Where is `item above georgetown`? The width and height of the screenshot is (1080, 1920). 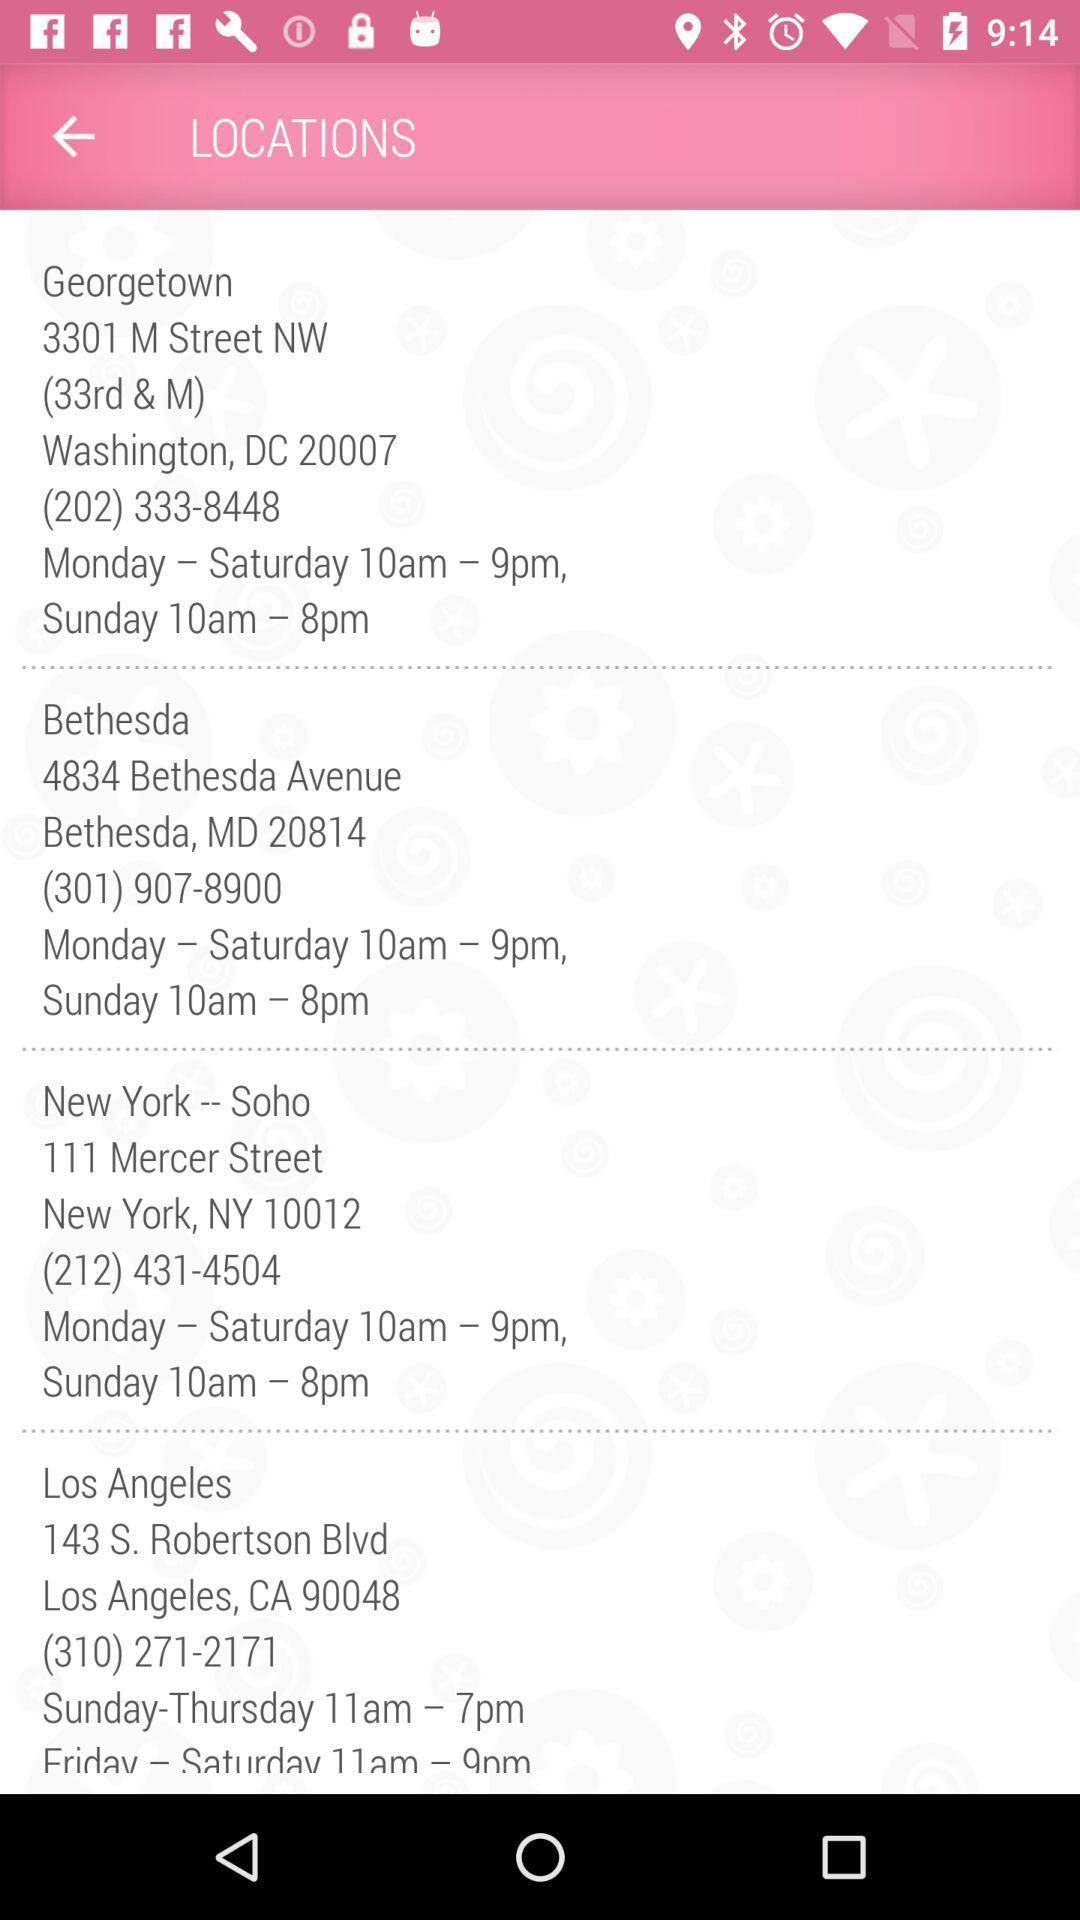
item above georgetown is located at coordinates (72, 135).